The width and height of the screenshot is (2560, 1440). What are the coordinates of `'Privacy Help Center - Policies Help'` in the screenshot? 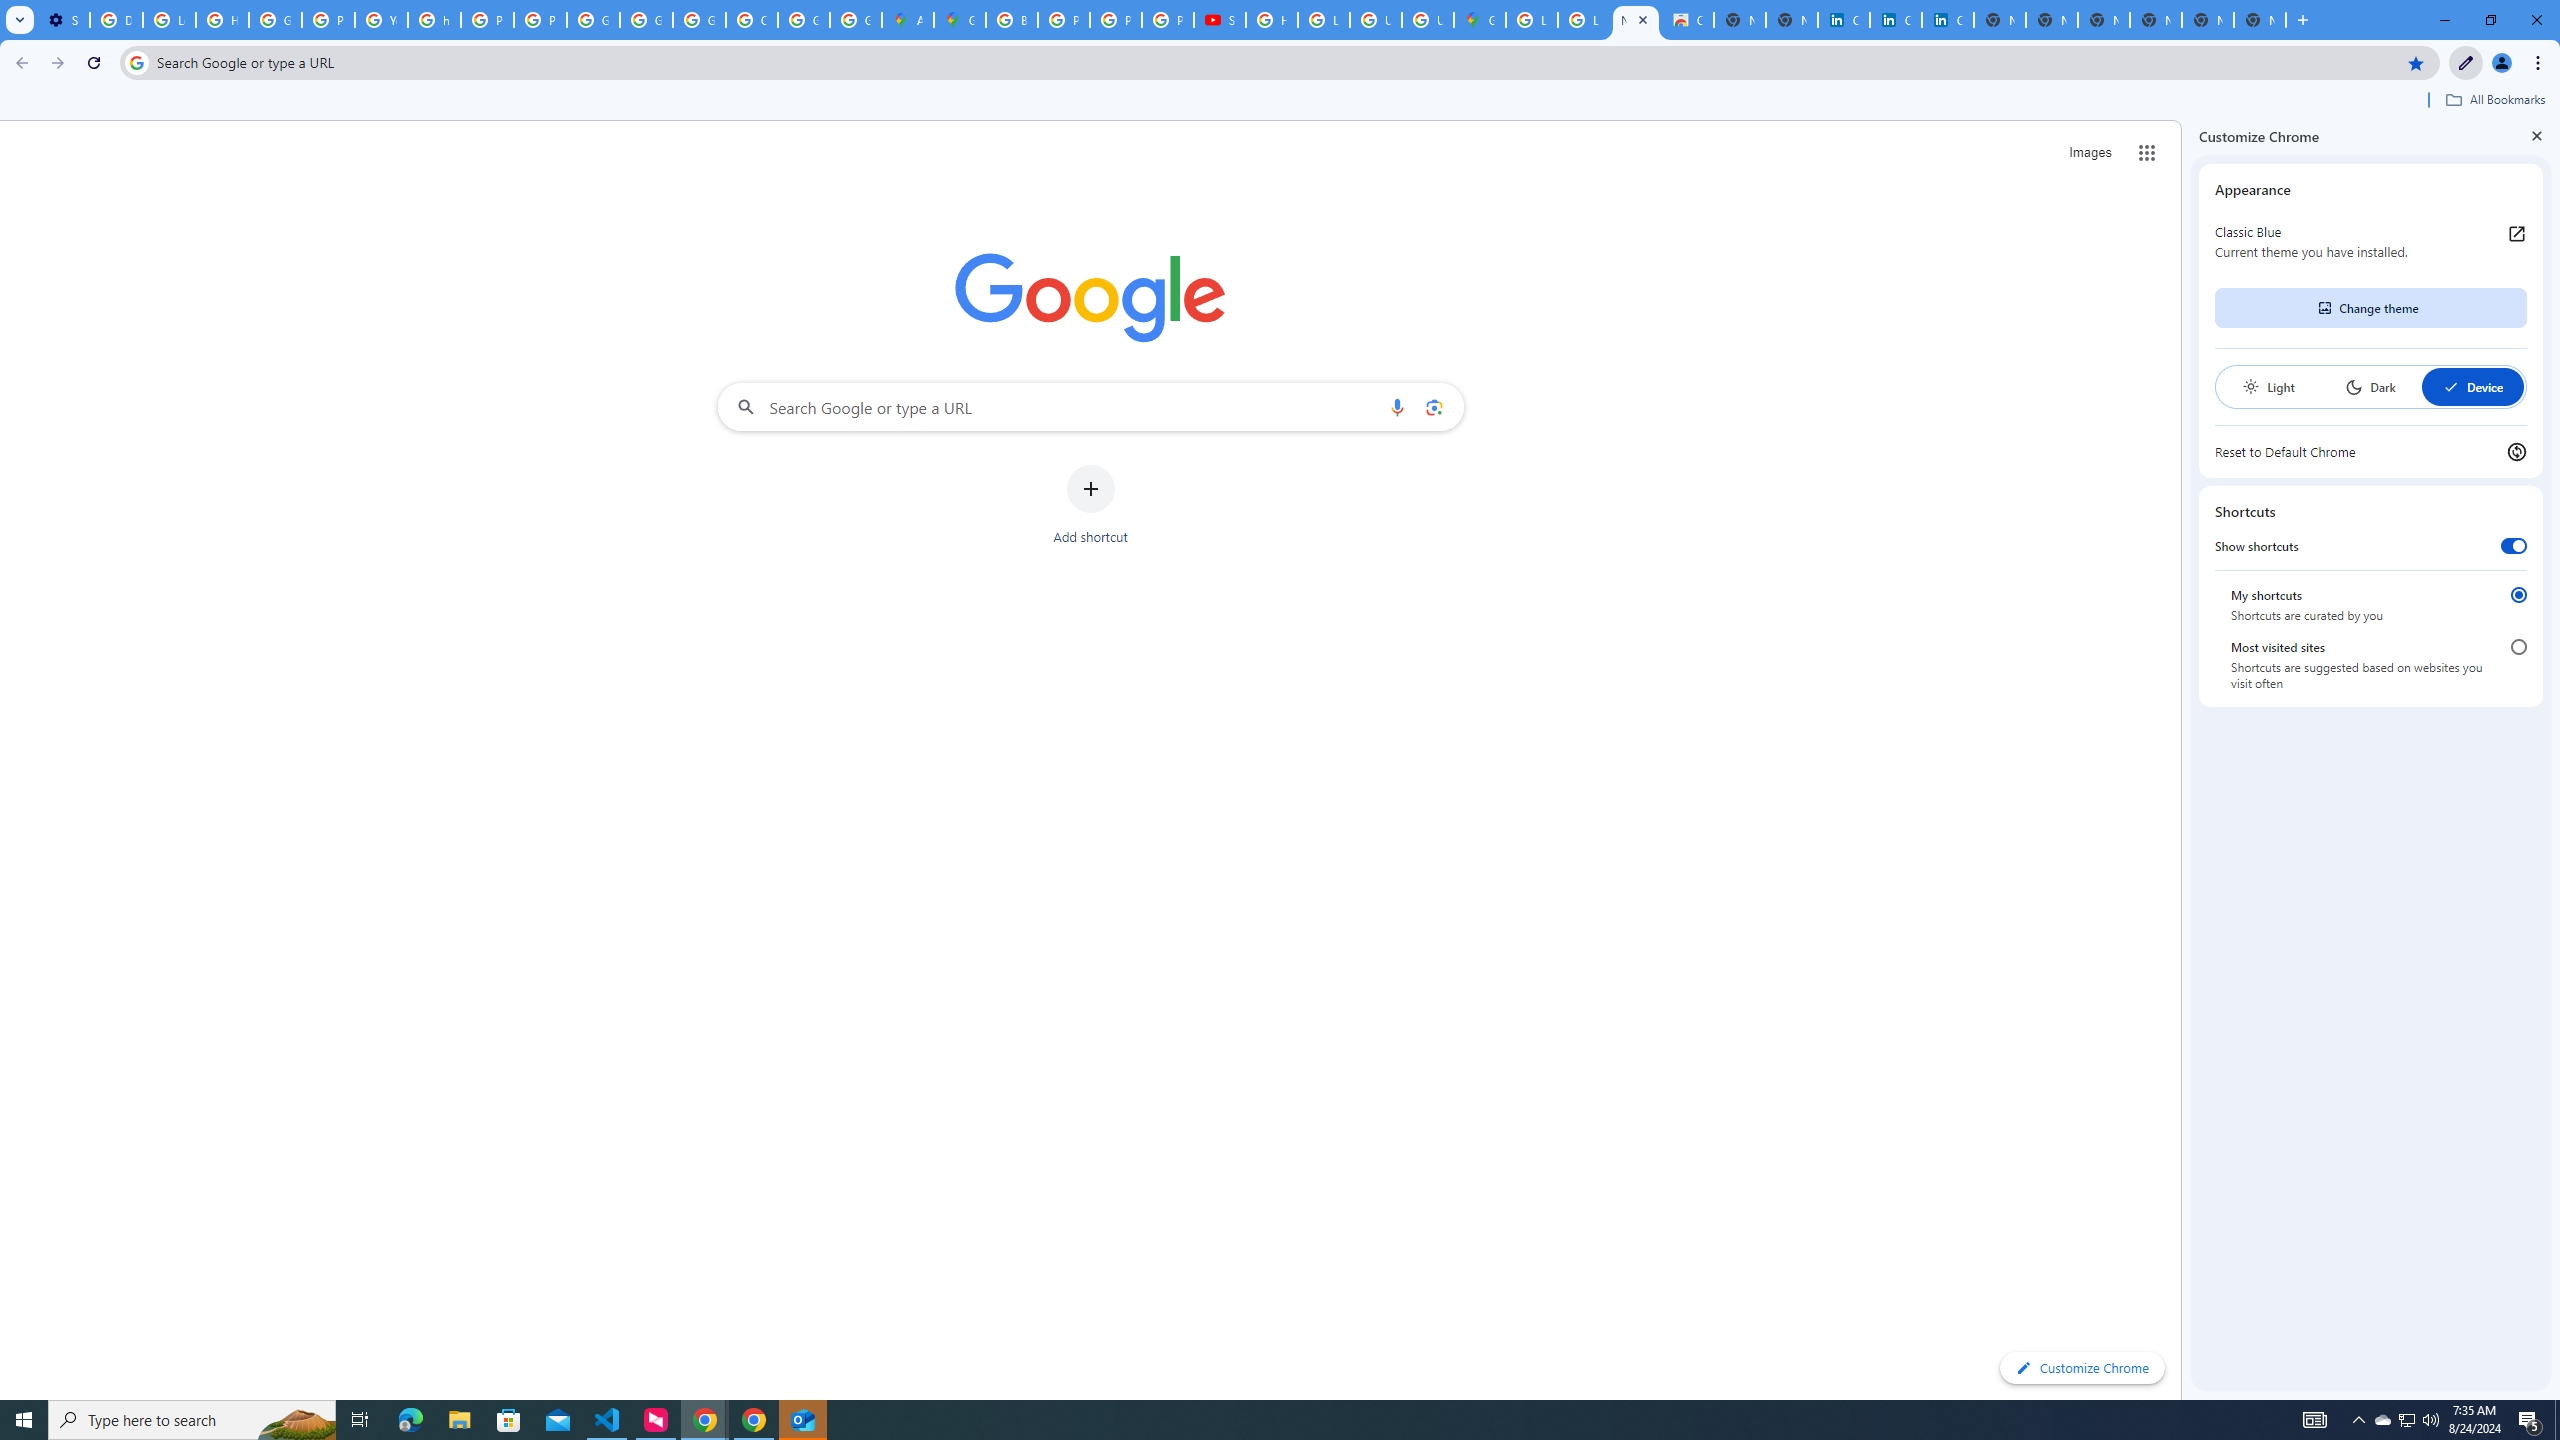 It's located at (1116, 19).